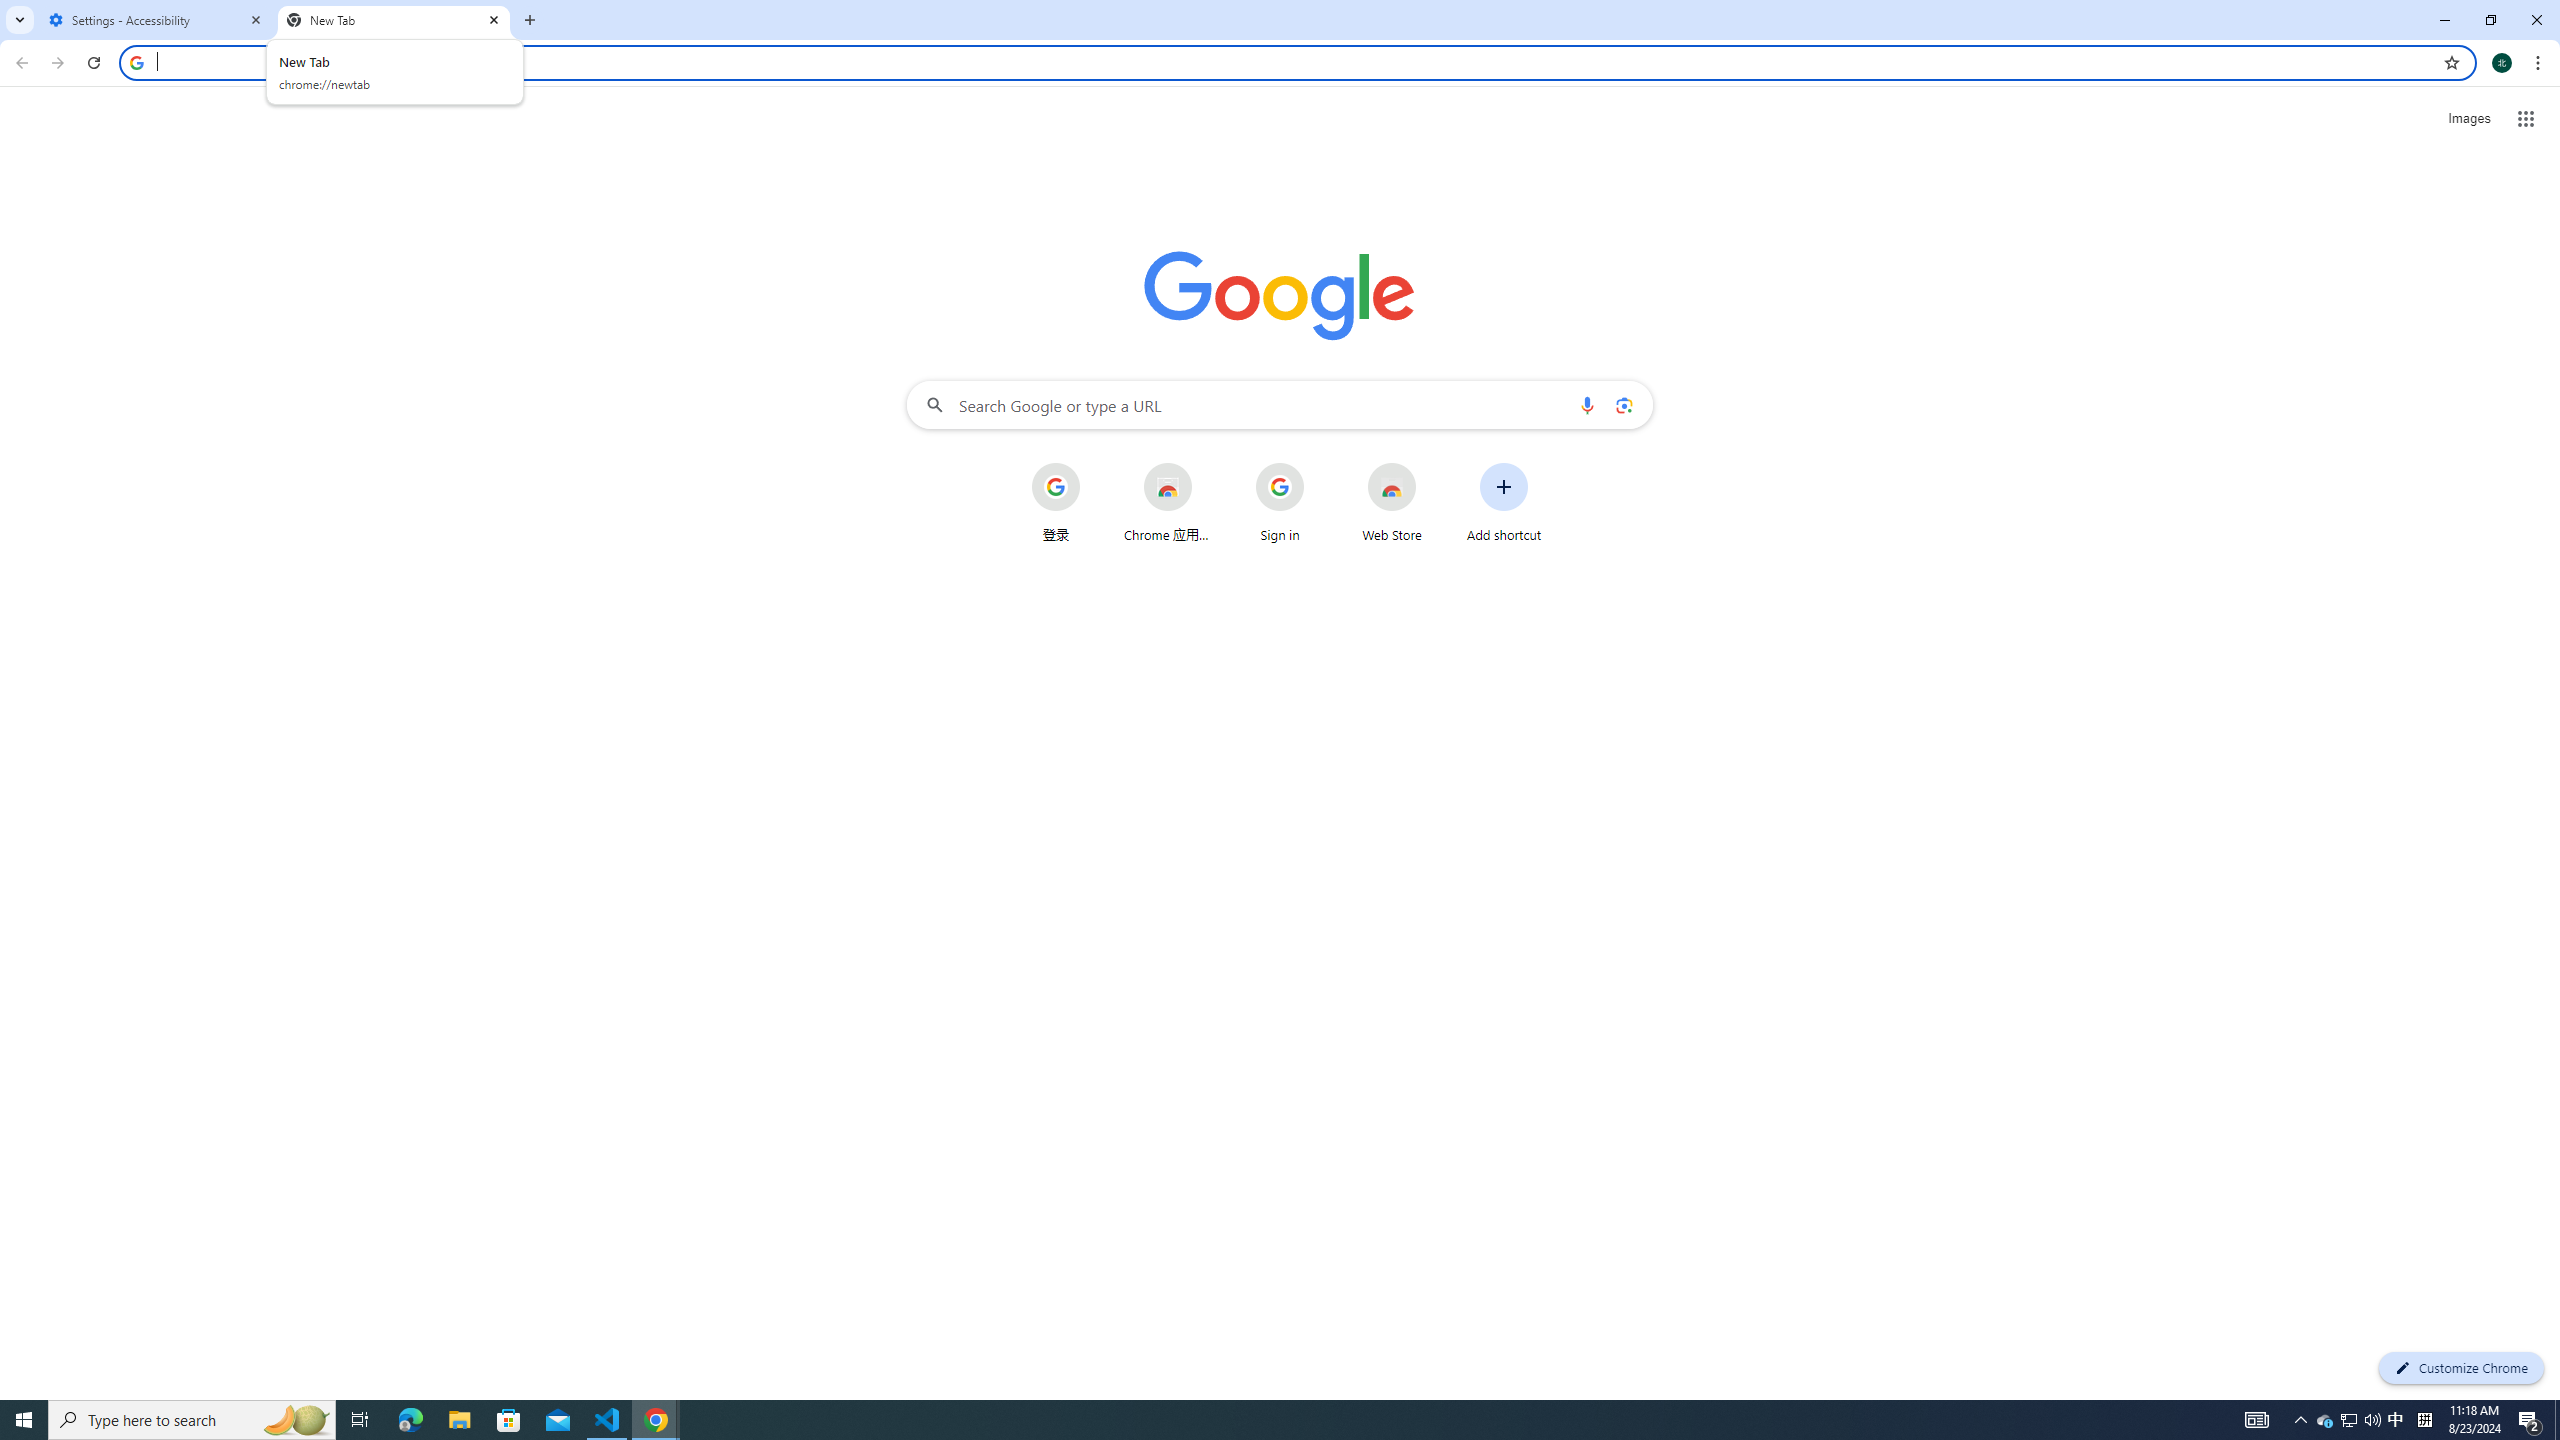 Image resolution: width=2560 pixels, height=1440 pixels. What do you see at coordinates (1431, 464) in the screenshot?
I see `'More actions for Web Store shortcut'` at bounding box center [1431, 464].